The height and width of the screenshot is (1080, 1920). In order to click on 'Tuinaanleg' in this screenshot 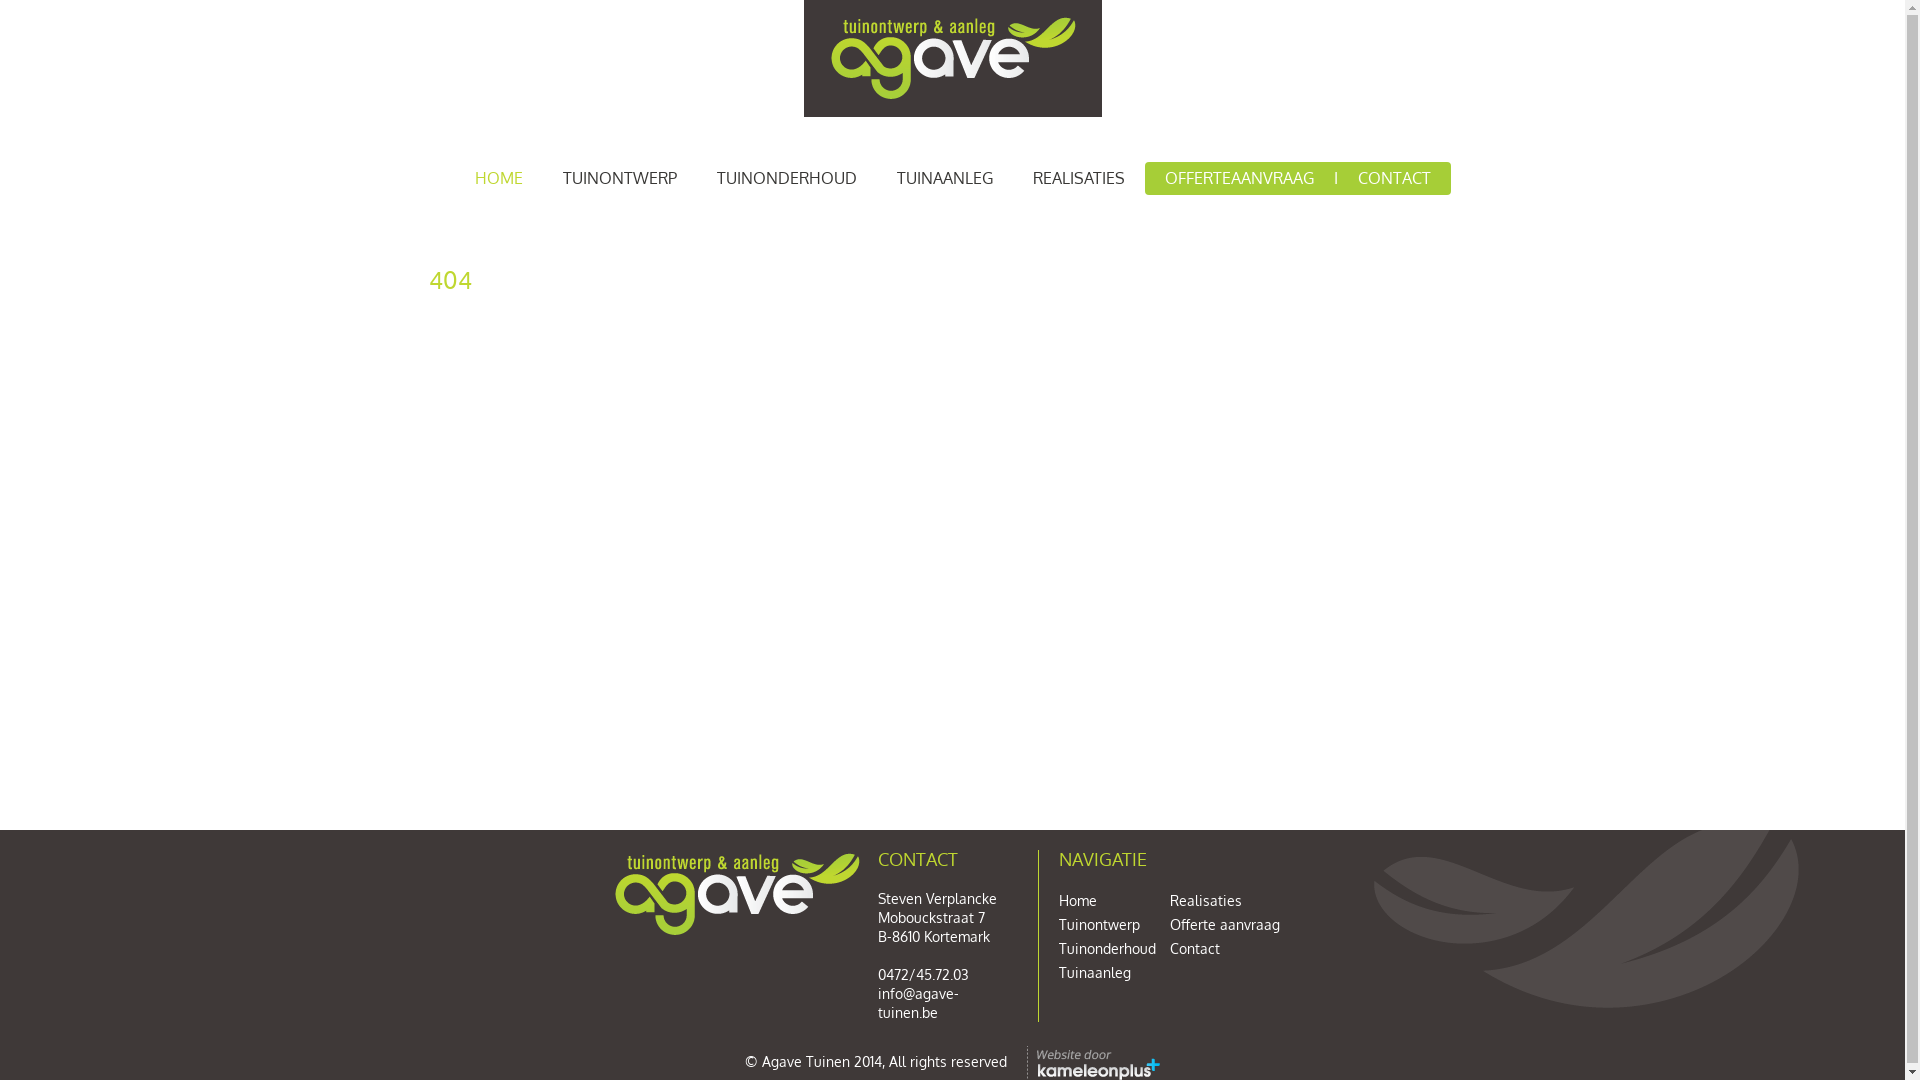, I will do `click(1093, 971)`.